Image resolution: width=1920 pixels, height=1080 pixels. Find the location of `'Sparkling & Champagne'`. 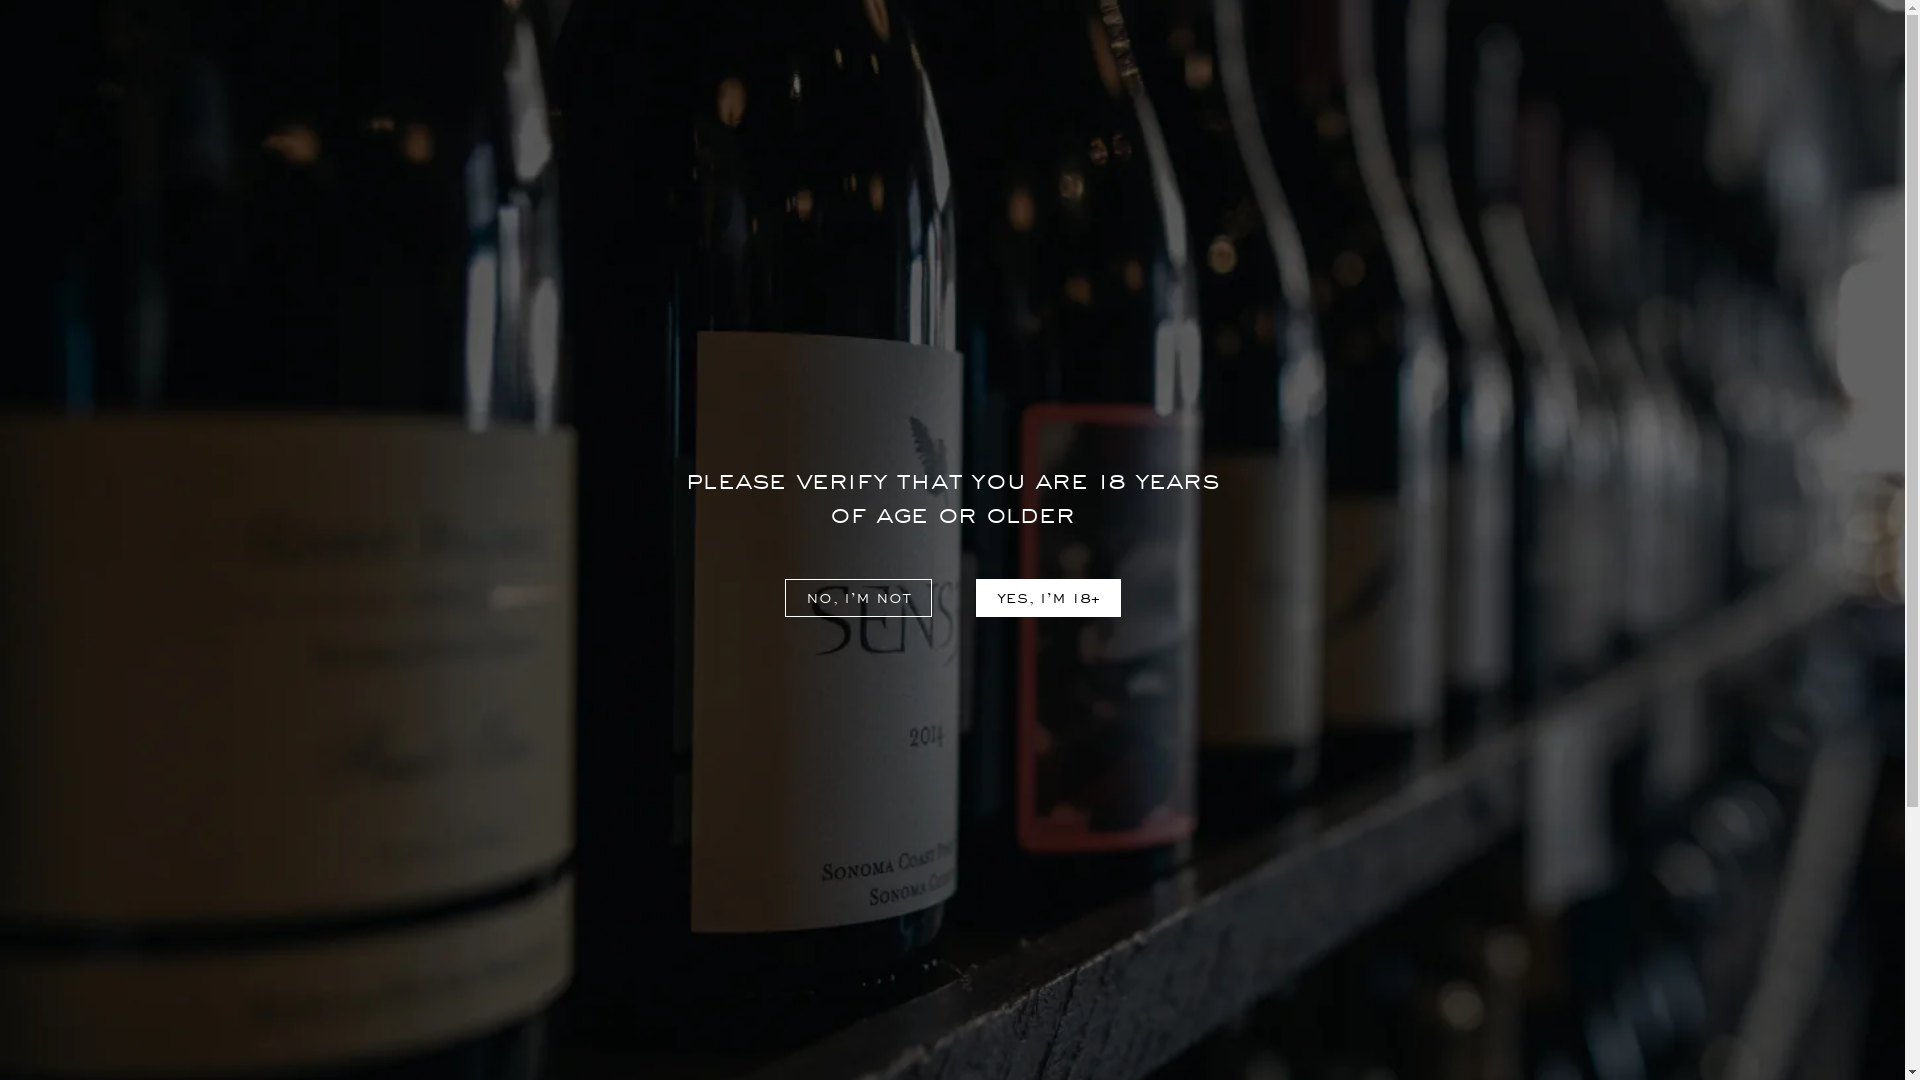

'Sparkling & Champagne' is located at coordinates (915, 115).